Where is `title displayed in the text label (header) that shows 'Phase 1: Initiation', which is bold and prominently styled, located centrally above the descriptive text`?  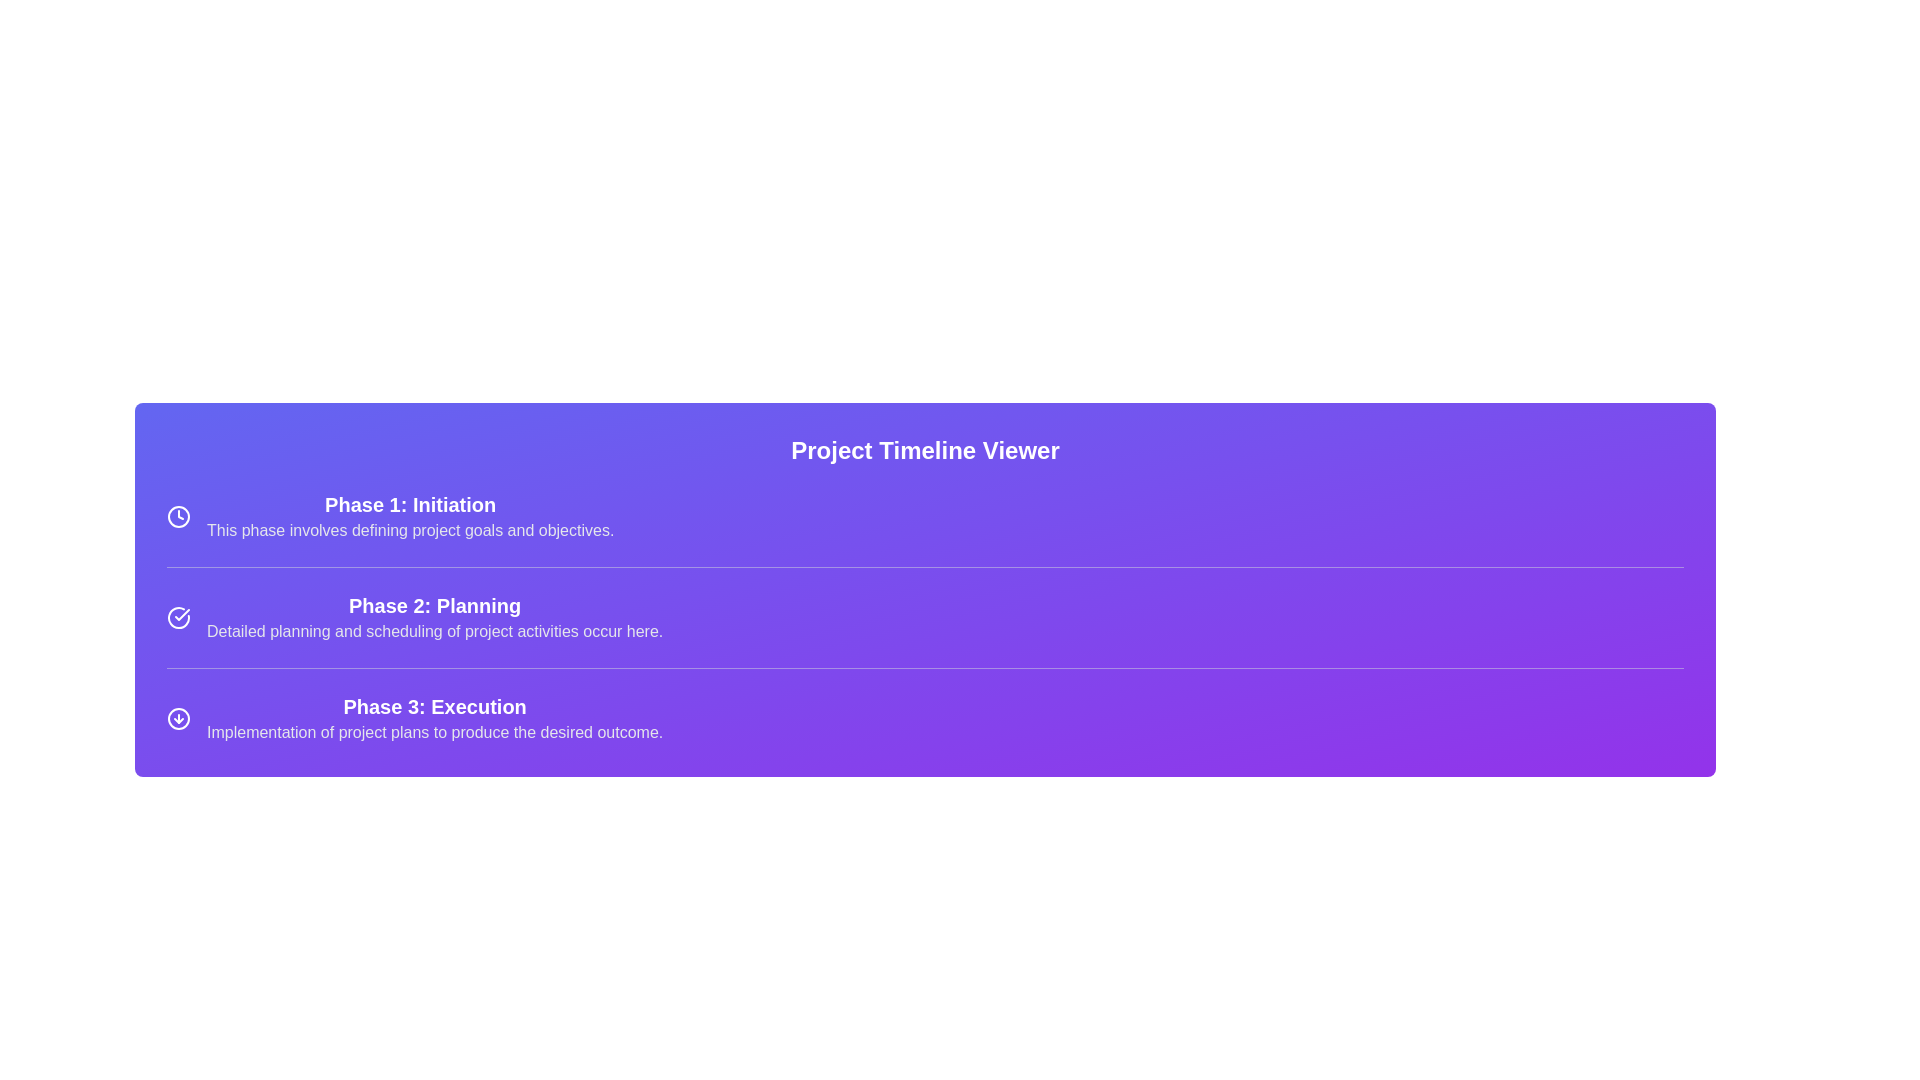
title displayed in the text label (header) that shows 'Phase 1: Initiation', which is bold and prominently styled, located centrally above the descriptive text is located at coordinates (409, 504).